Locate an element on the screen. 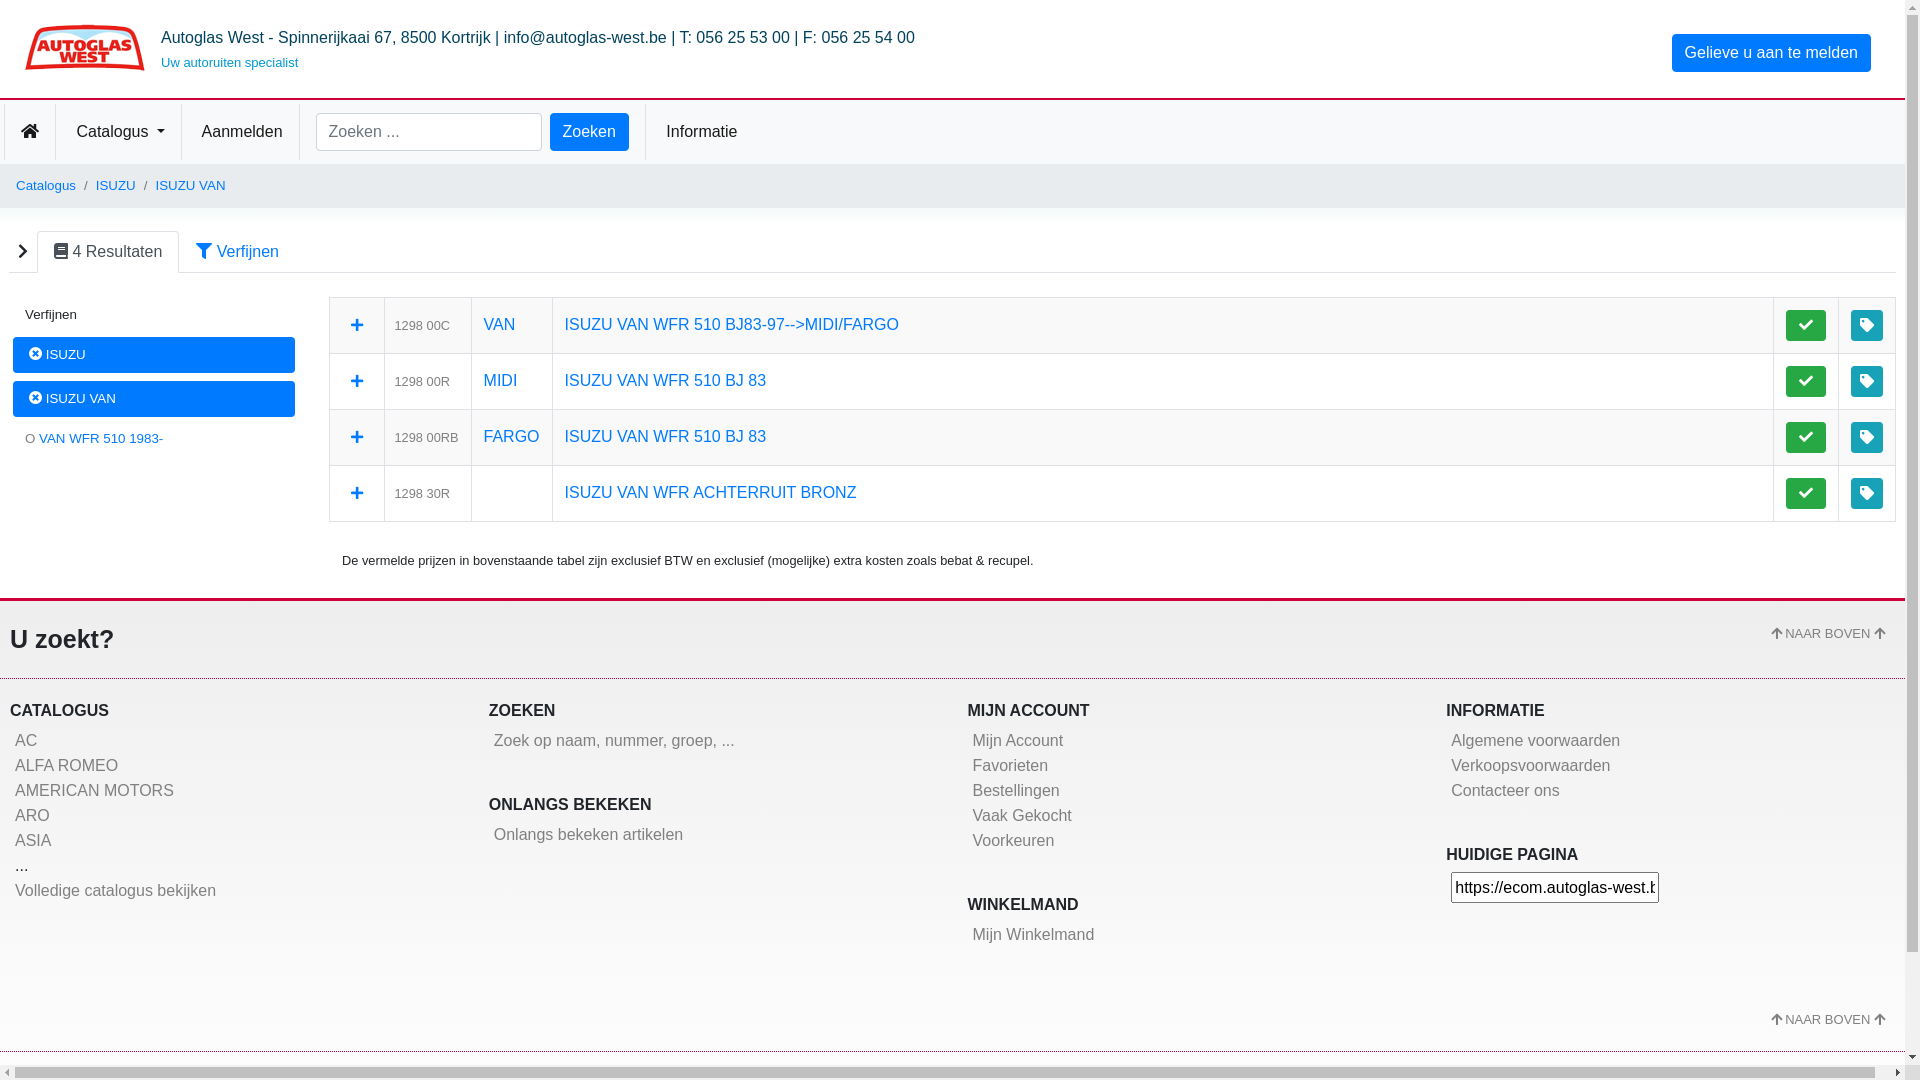 Image resolution: width=1920 pixels, height=1080 pixels. 'Vaak Gekocht' is located at coordinates (1021, 815).